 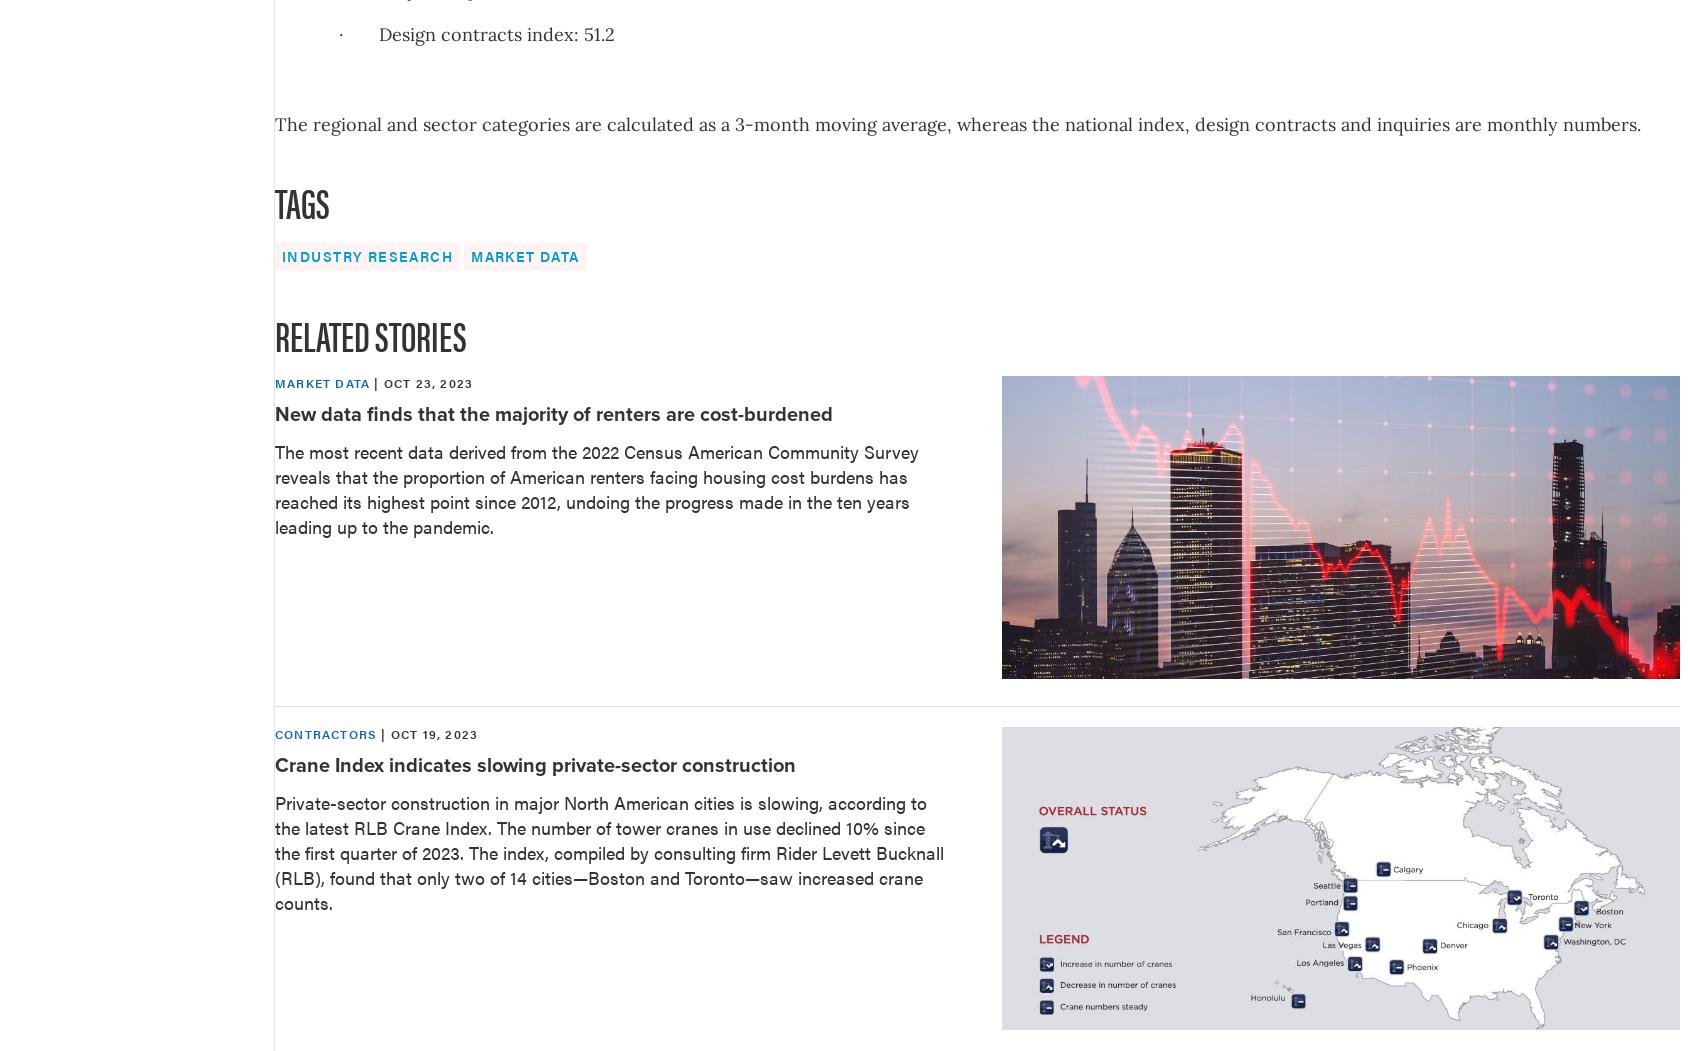 What do you see at coordinates (957, 122) in the screenshot?
I see `'The regional and sector categories are calculated as a 3-month moving average, whereas the national index, design contracts and inquiries are monthly numbers.'` at bounding box center [957, 122].